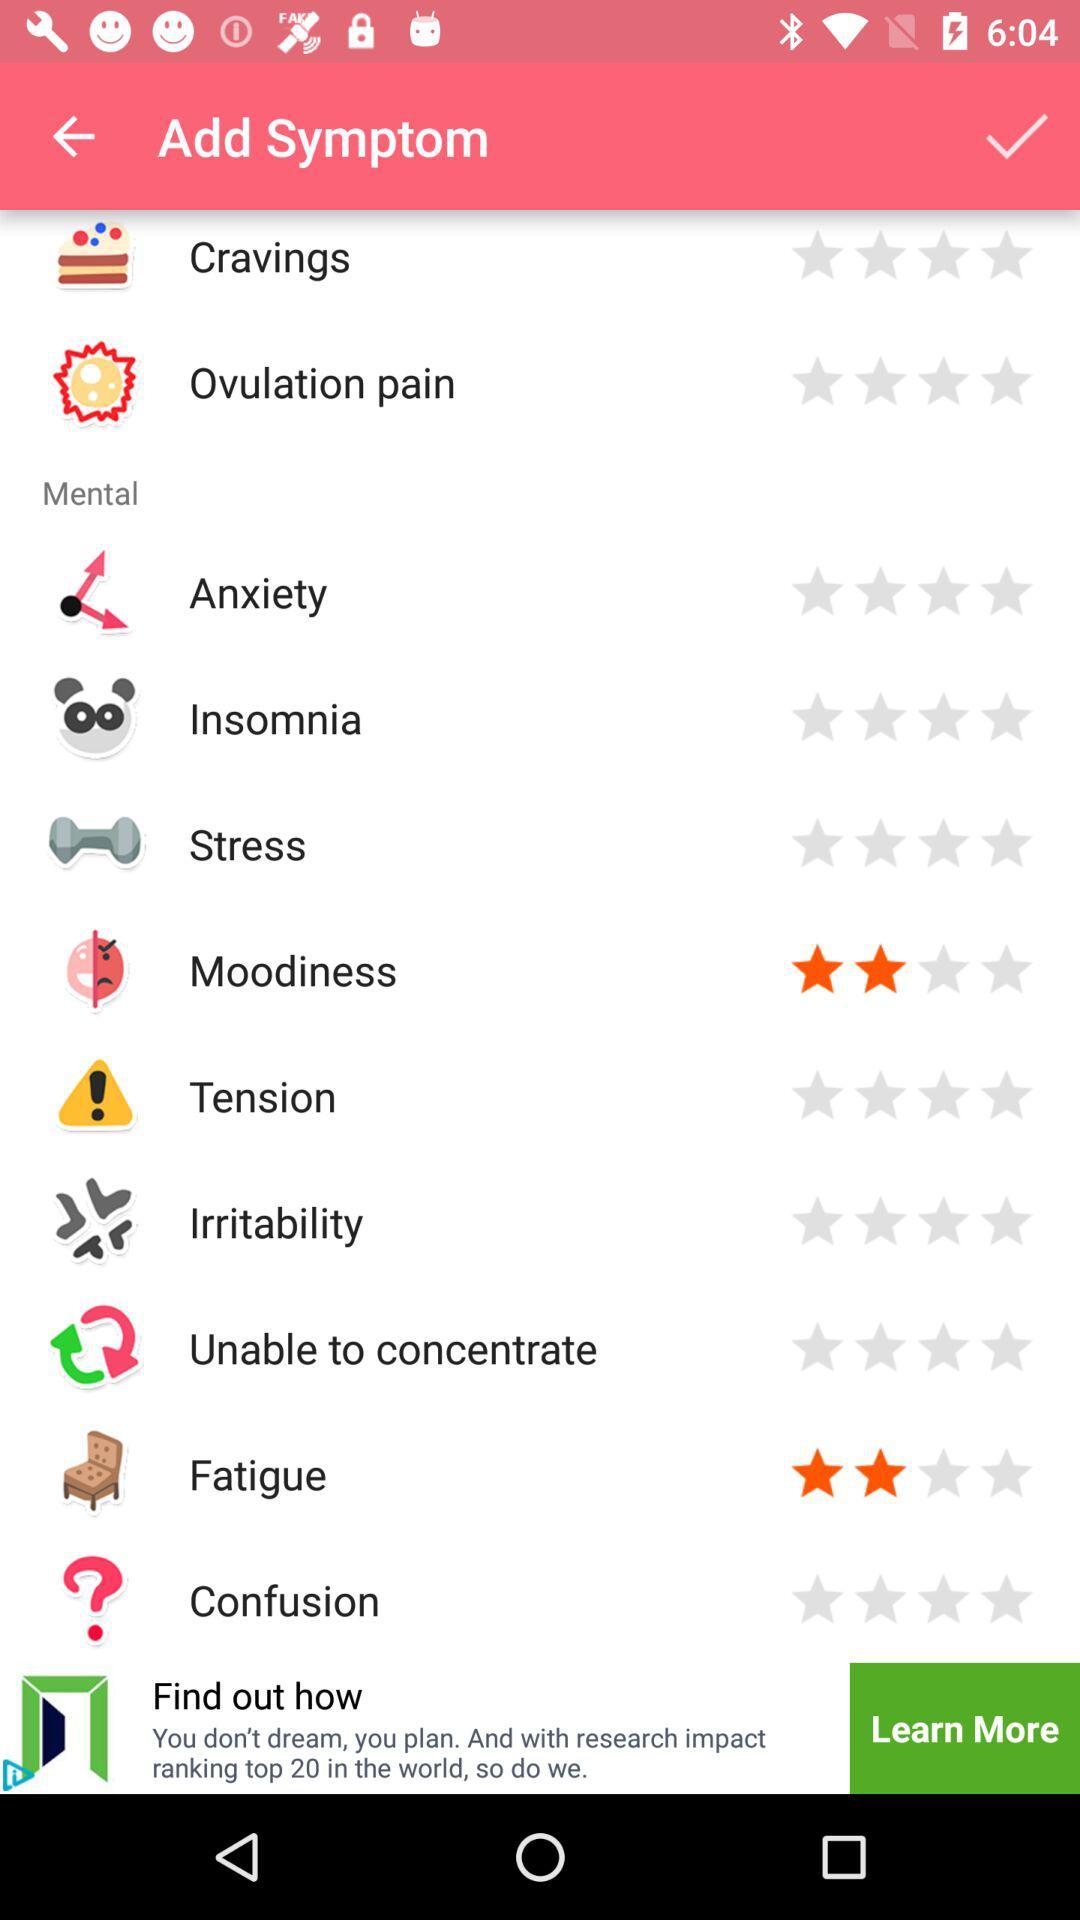  Describe the element at coordinates (1006, 254) in the screenshot. I see `4 star rating` at that location.